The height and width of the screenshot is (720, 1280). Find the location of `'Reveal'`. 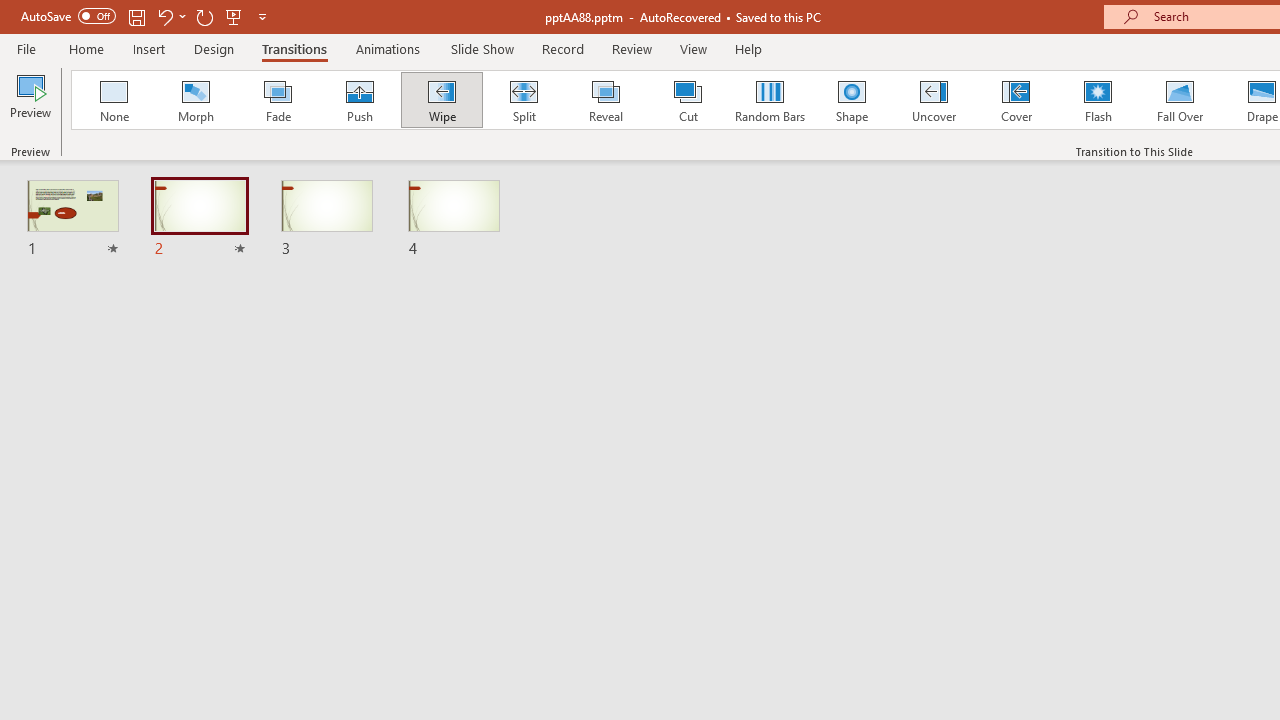

'Reveal' is located at coordinates (604, 100).